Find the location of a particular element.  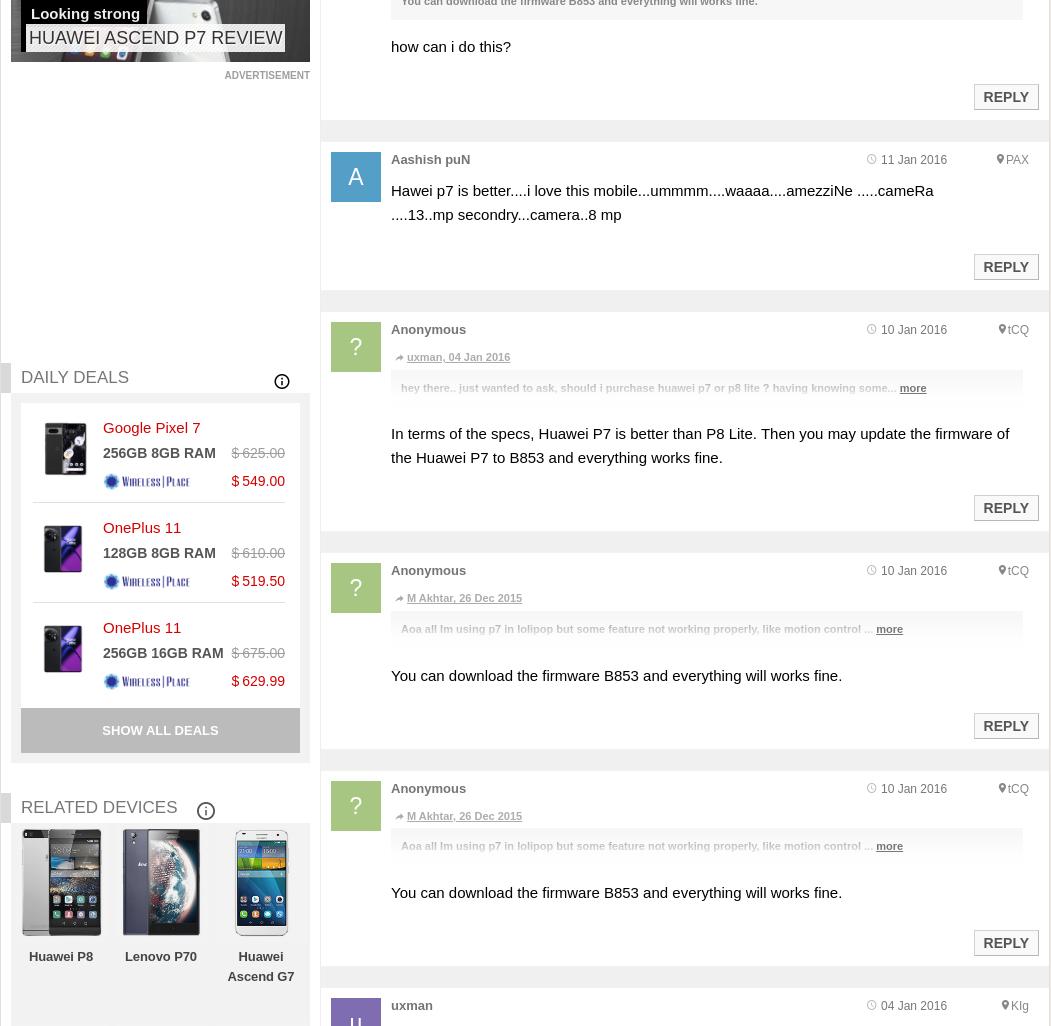

'....13..mp    secondry...camera..8   mp' is located at coordinates (505, 214).